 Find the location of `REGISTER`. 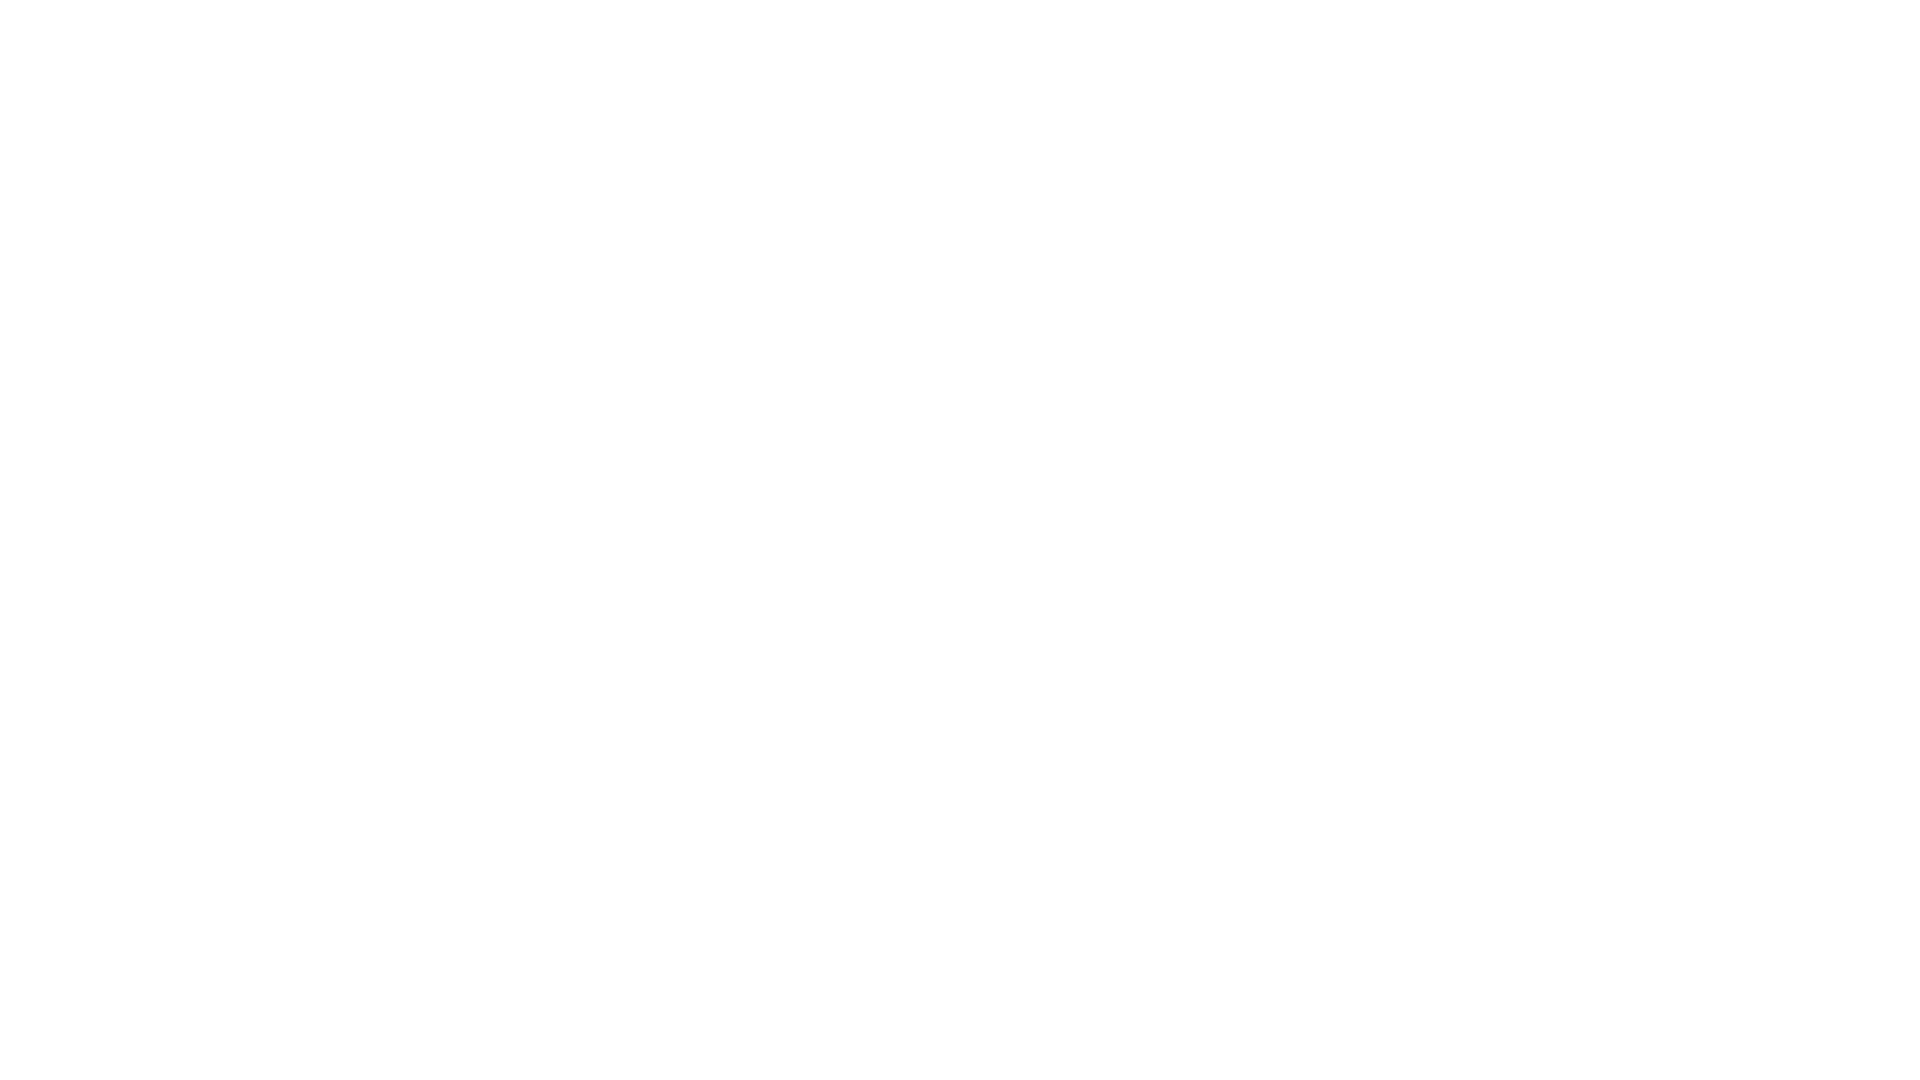

REGISTER is located at coordinates (537, 697).